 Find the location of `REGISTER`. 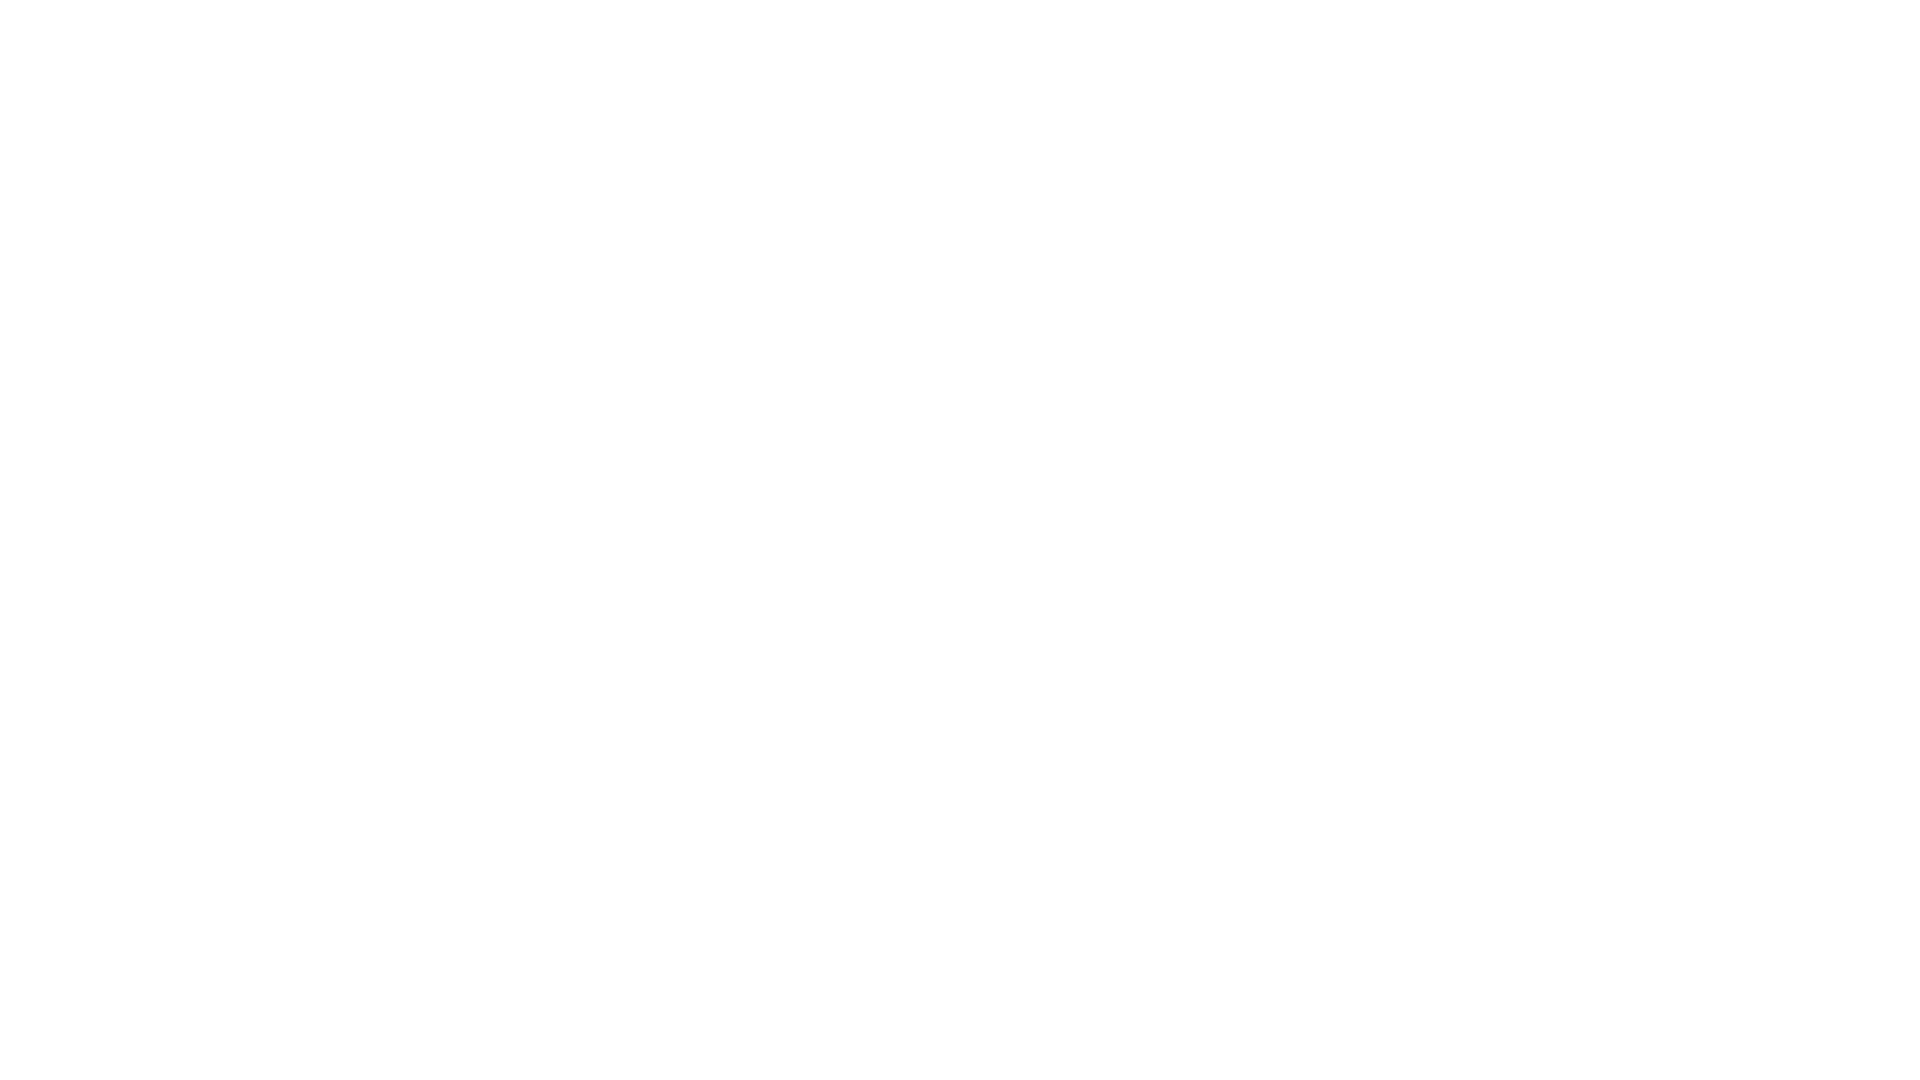

REGISTER is located at coordinates (537, 697).